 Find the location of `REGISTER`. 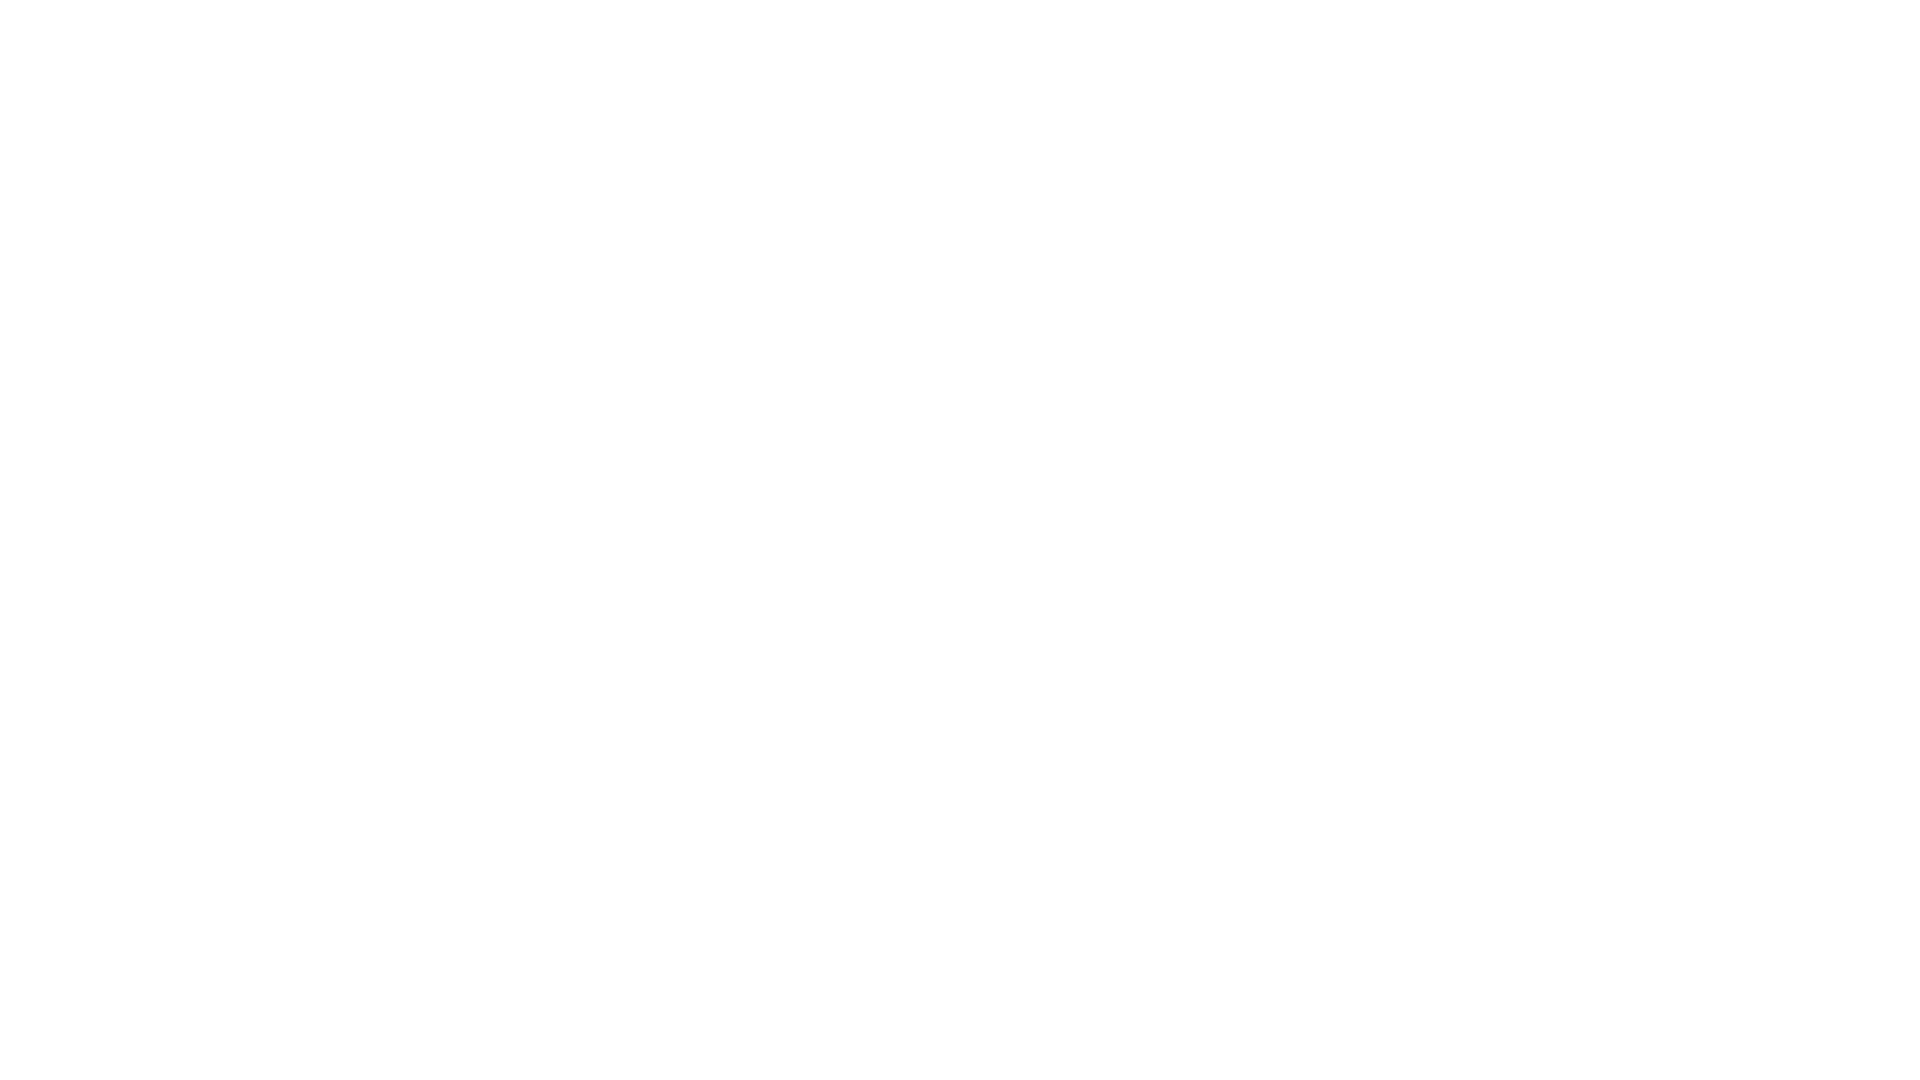

REGISTER is located at coordinates (537, 697).